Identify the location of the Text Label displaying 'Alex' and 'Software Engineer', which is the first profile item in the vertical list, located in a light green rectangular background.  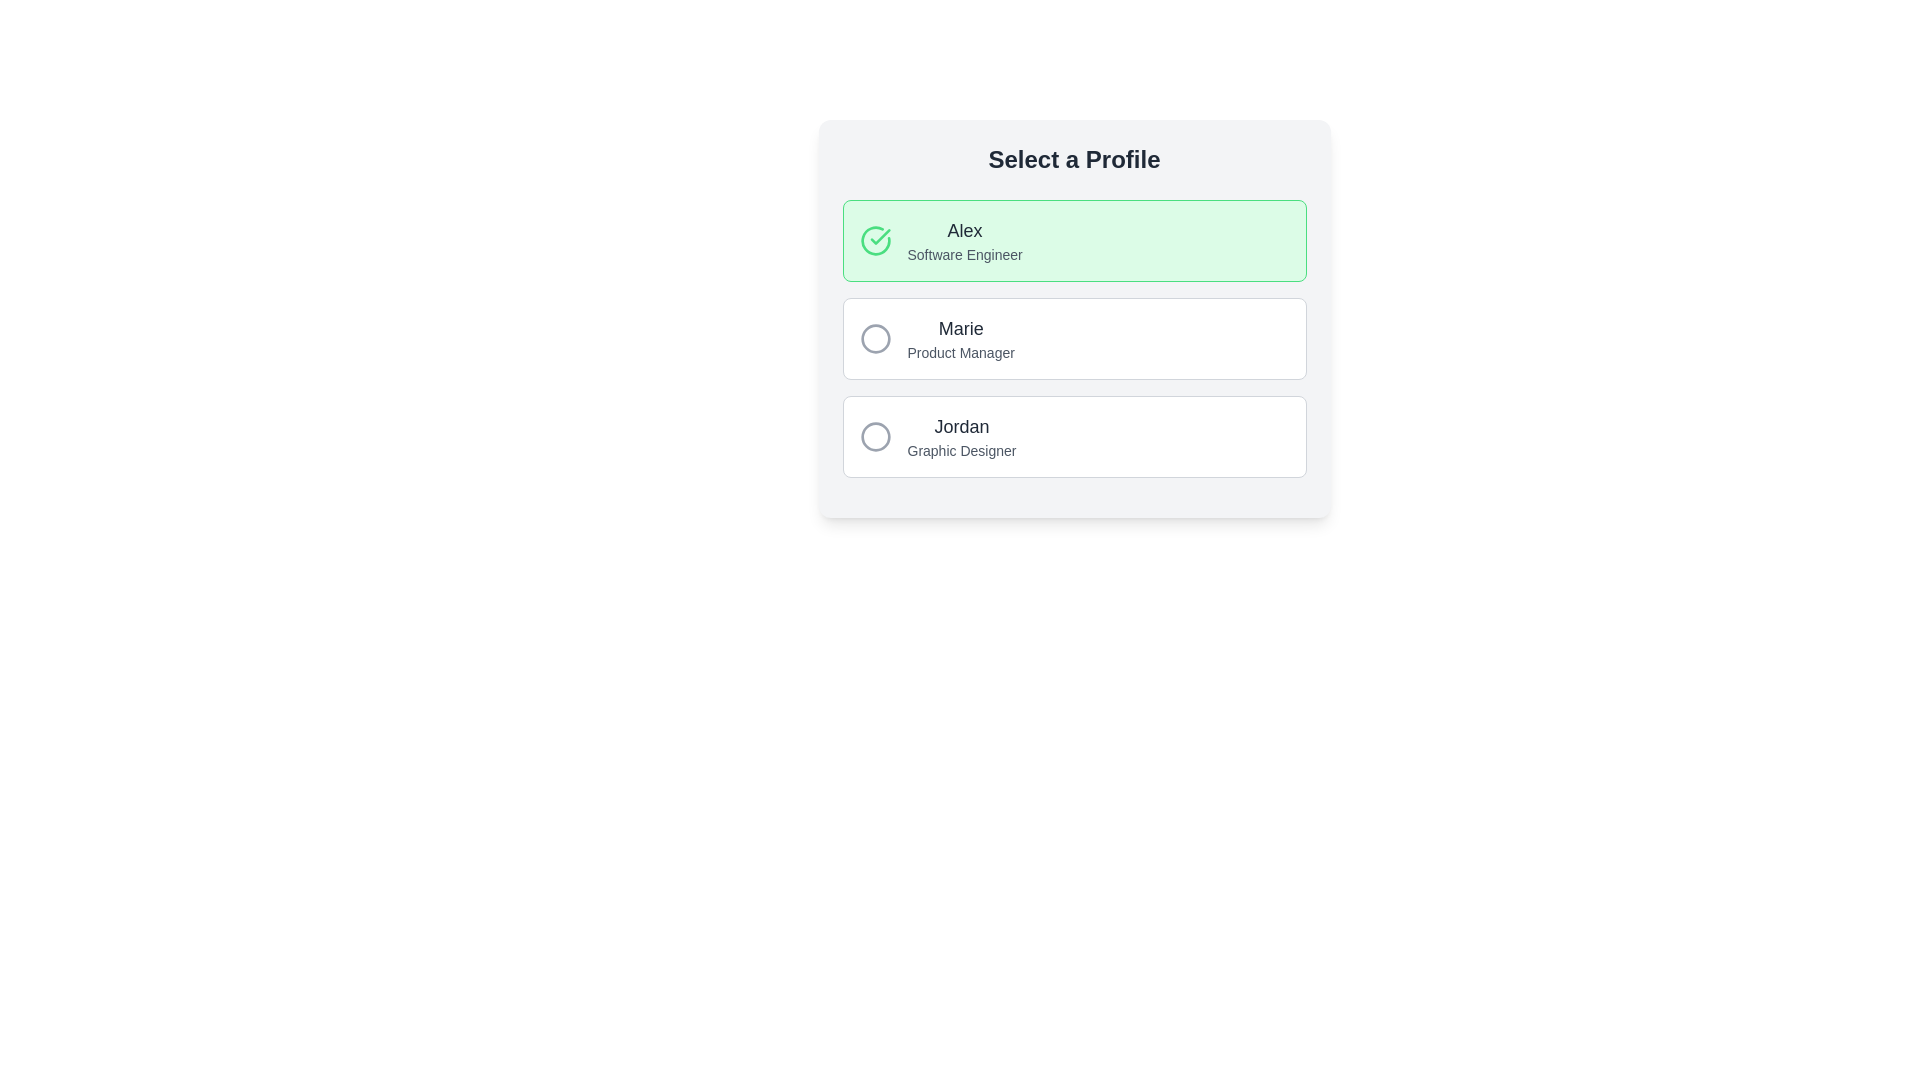
(965, 239).